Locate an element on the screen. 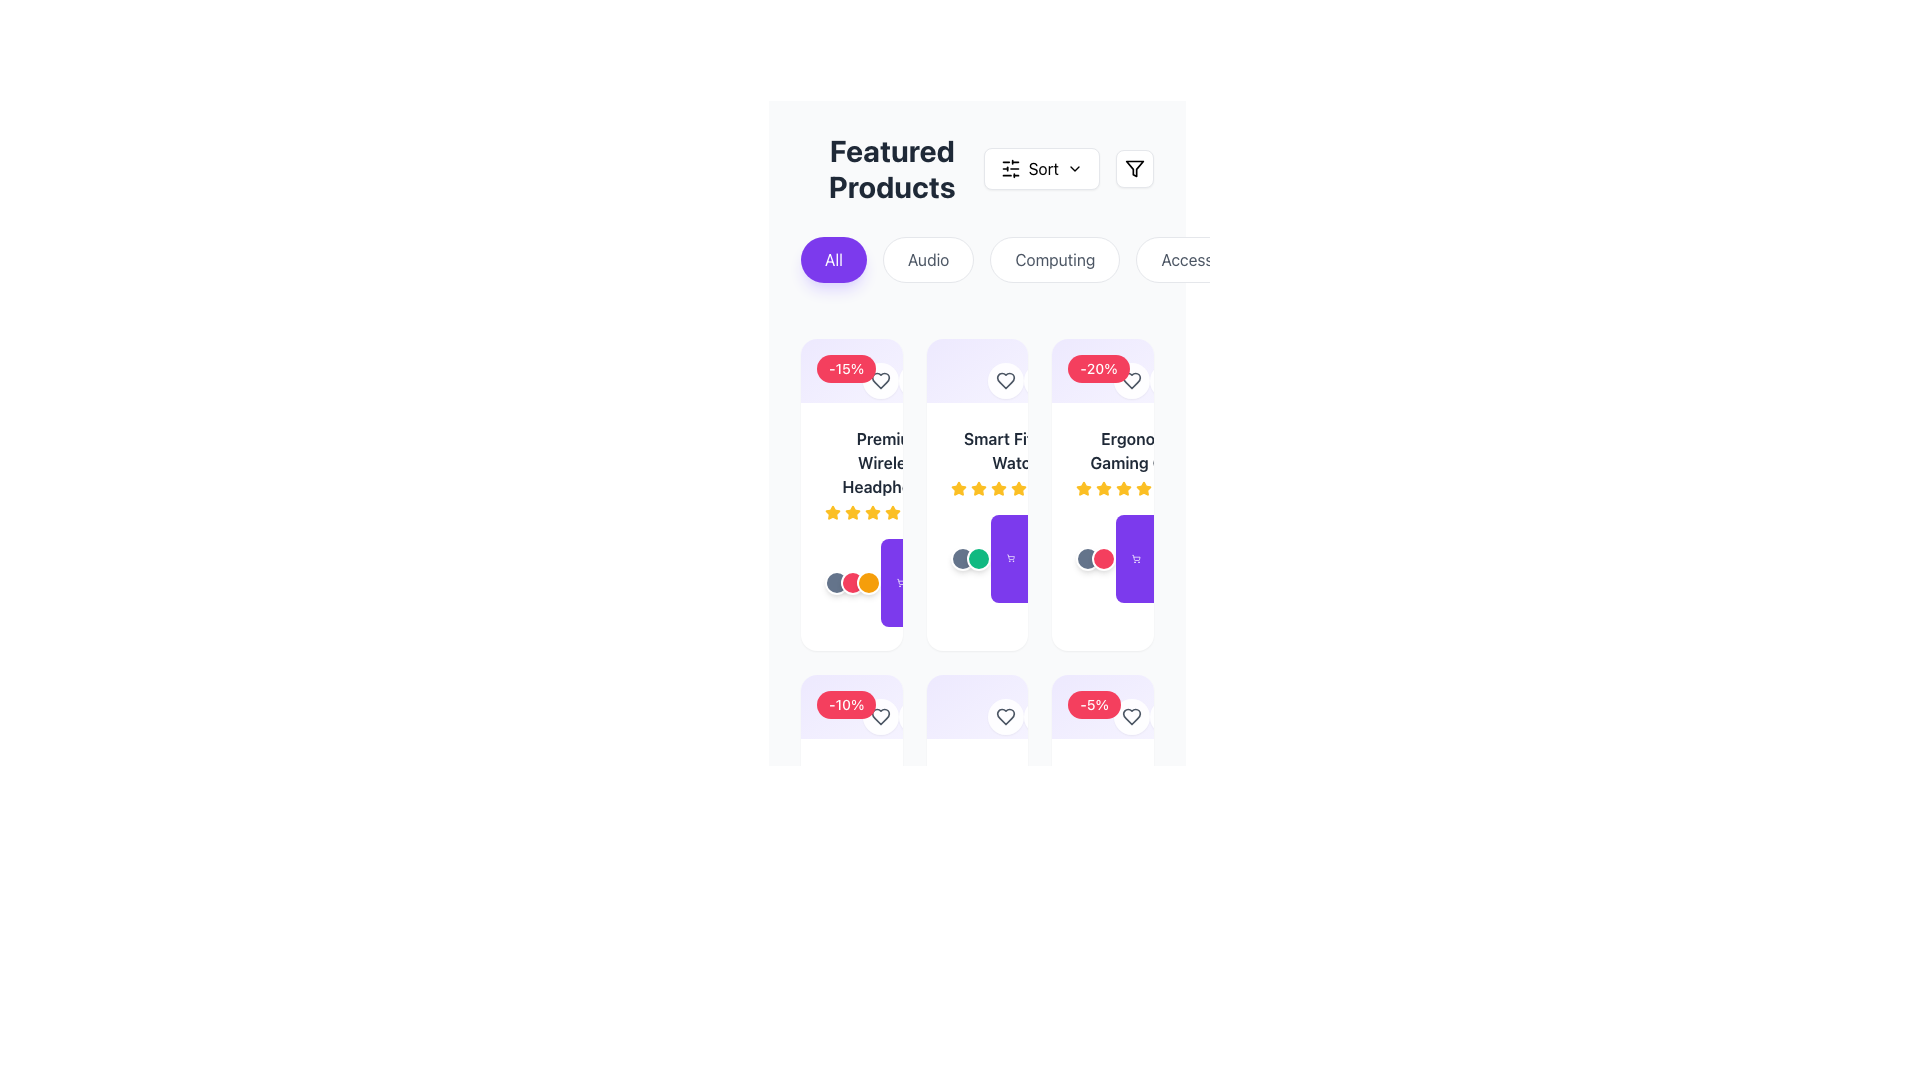 The width and height of the screenshot is (1920, 1080). the rating stars of the 'Smart Fitness Watch' product listing summary is located at coordinates (977, 462).